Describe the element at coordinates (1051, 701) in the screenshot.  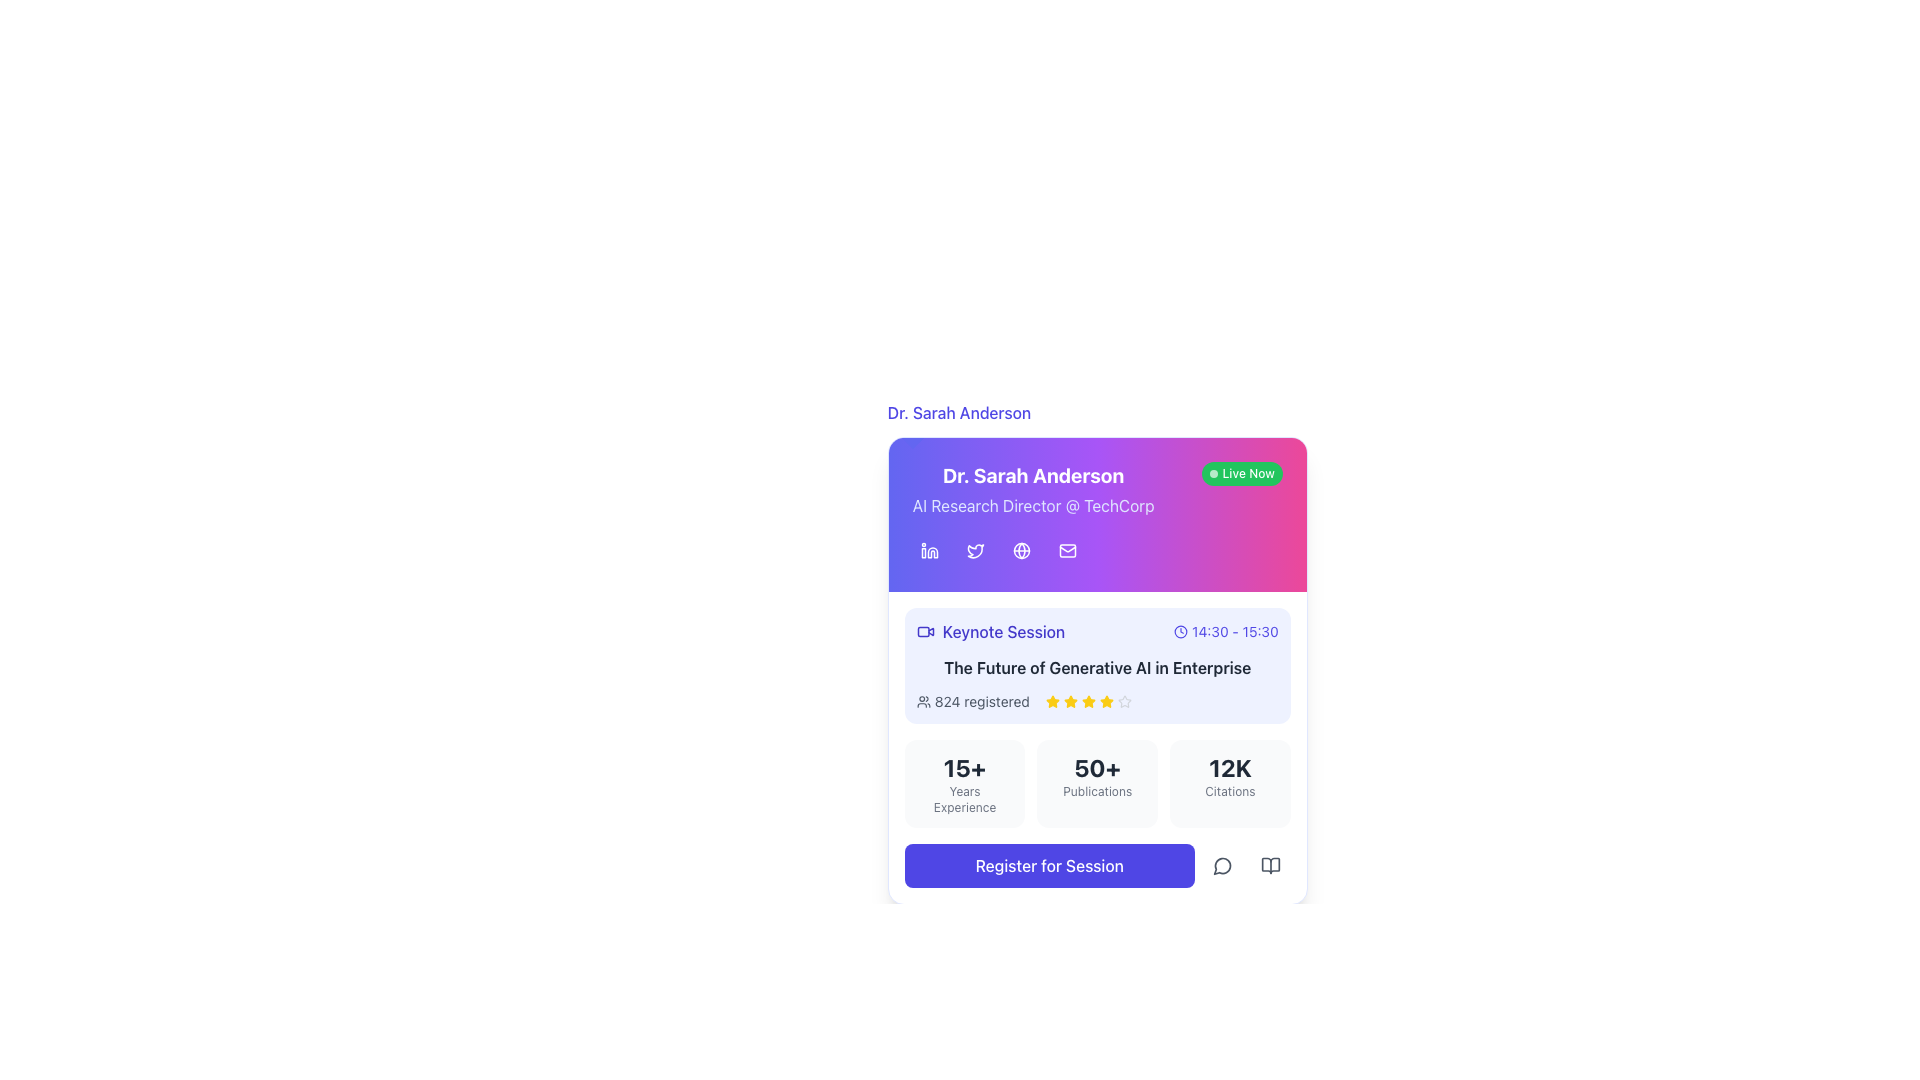
I see `the first yellow star icon in the rating group, which is visually highlighted and distinct from the gray stars` at that location.